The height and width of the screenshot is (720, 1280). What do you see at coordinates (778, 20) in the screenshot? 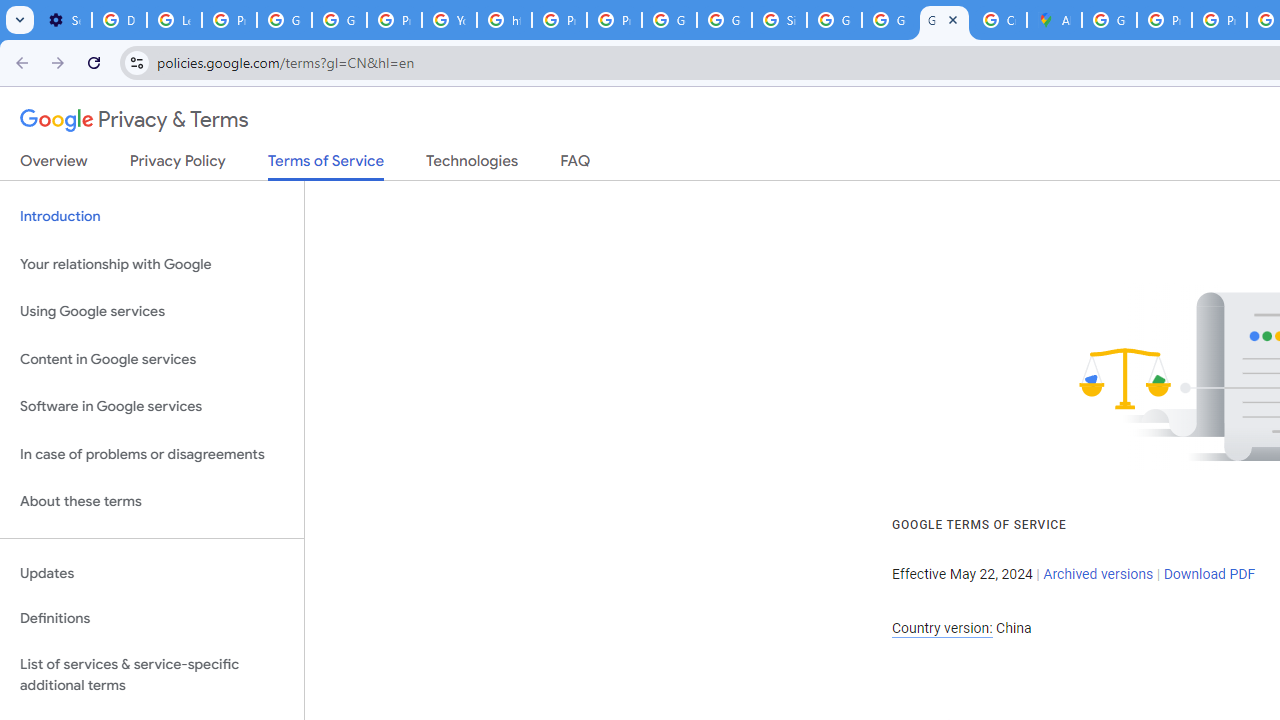
I see `'Sign in - Google Accounts'` at bounding box center [778, 20].